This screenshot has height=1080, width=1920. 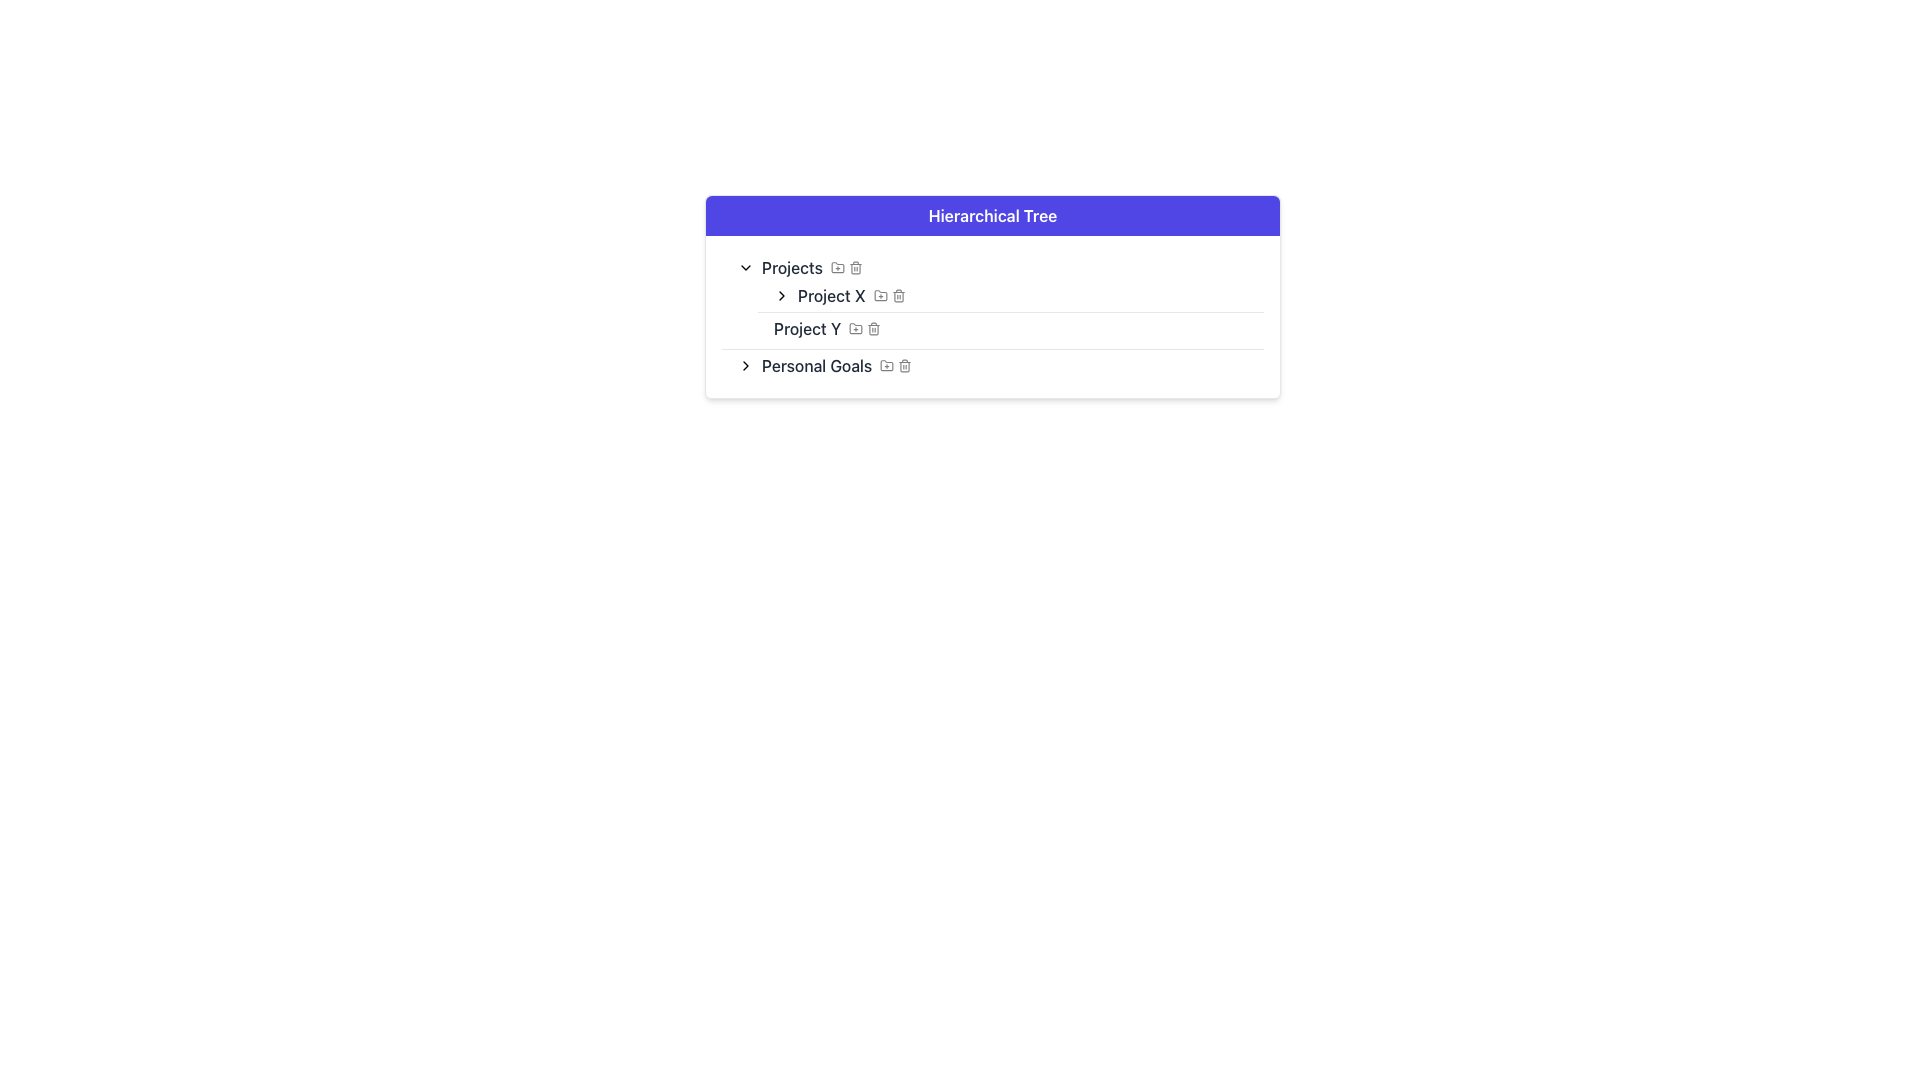 I want to click on the button located in the second position of the icon group under 'Project Y' in the 'Hierarchical Tree' section, so click(x=856, y=327).